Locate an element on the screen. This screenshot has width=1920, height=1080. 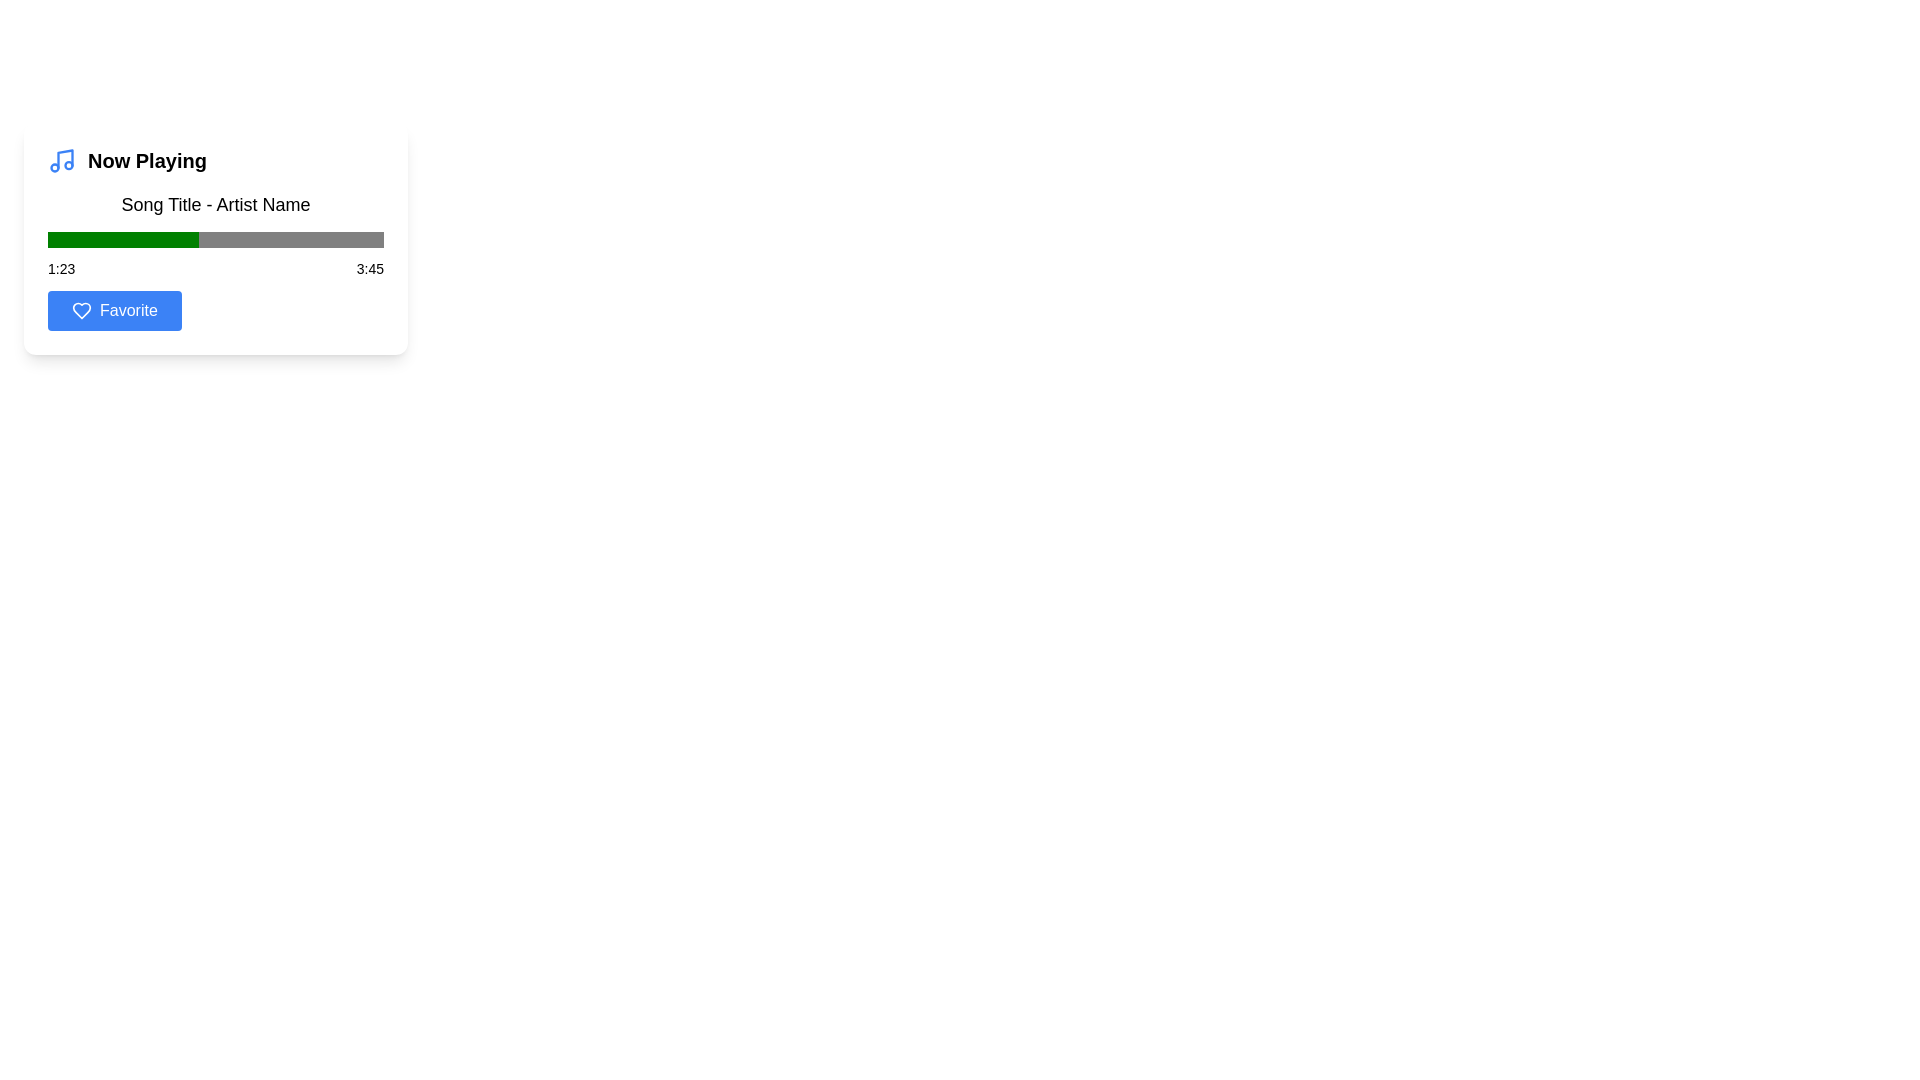
the vertical stem component of the music note icon located at the top-left corner of the card displaying the now-playing song details is located at coordinates (65, 158).